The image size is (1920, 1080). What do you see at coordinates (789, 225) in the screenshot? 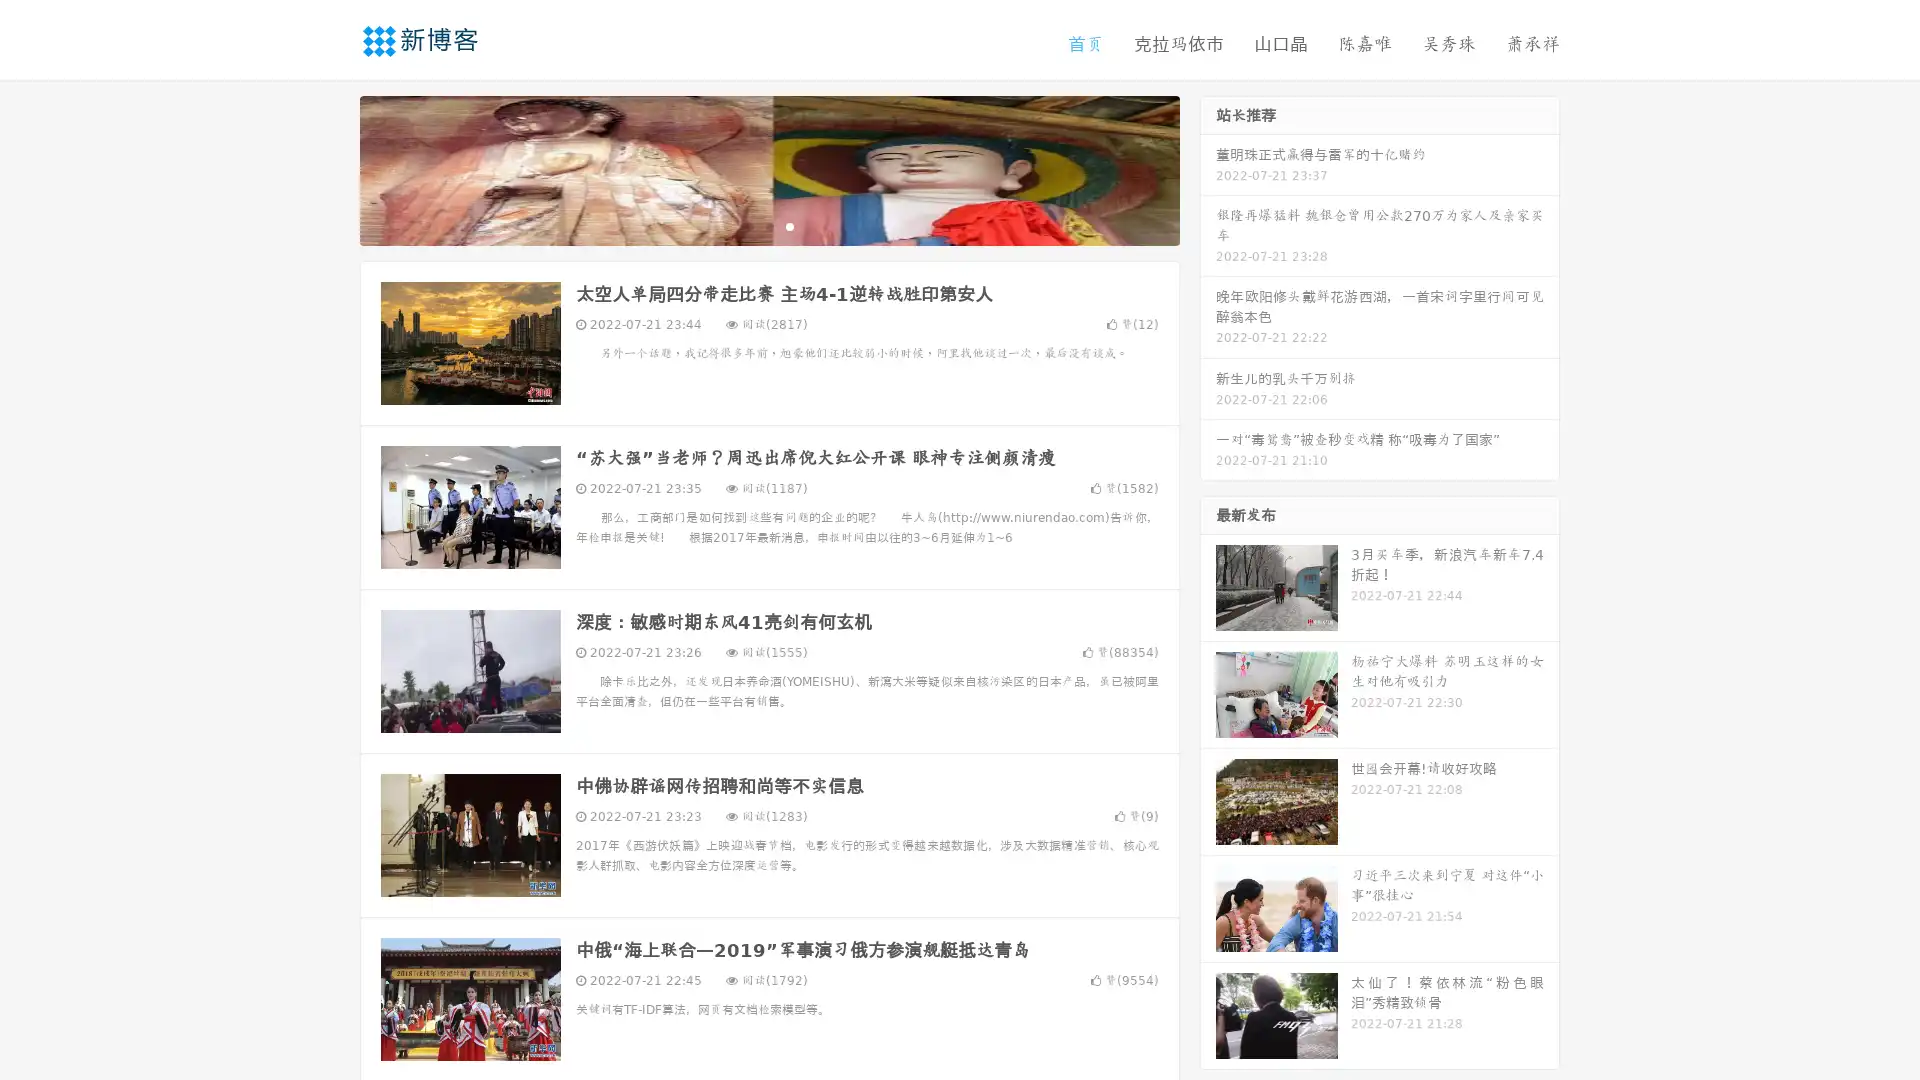
I see `Go to slide 3` at bounding box center [789, 225].